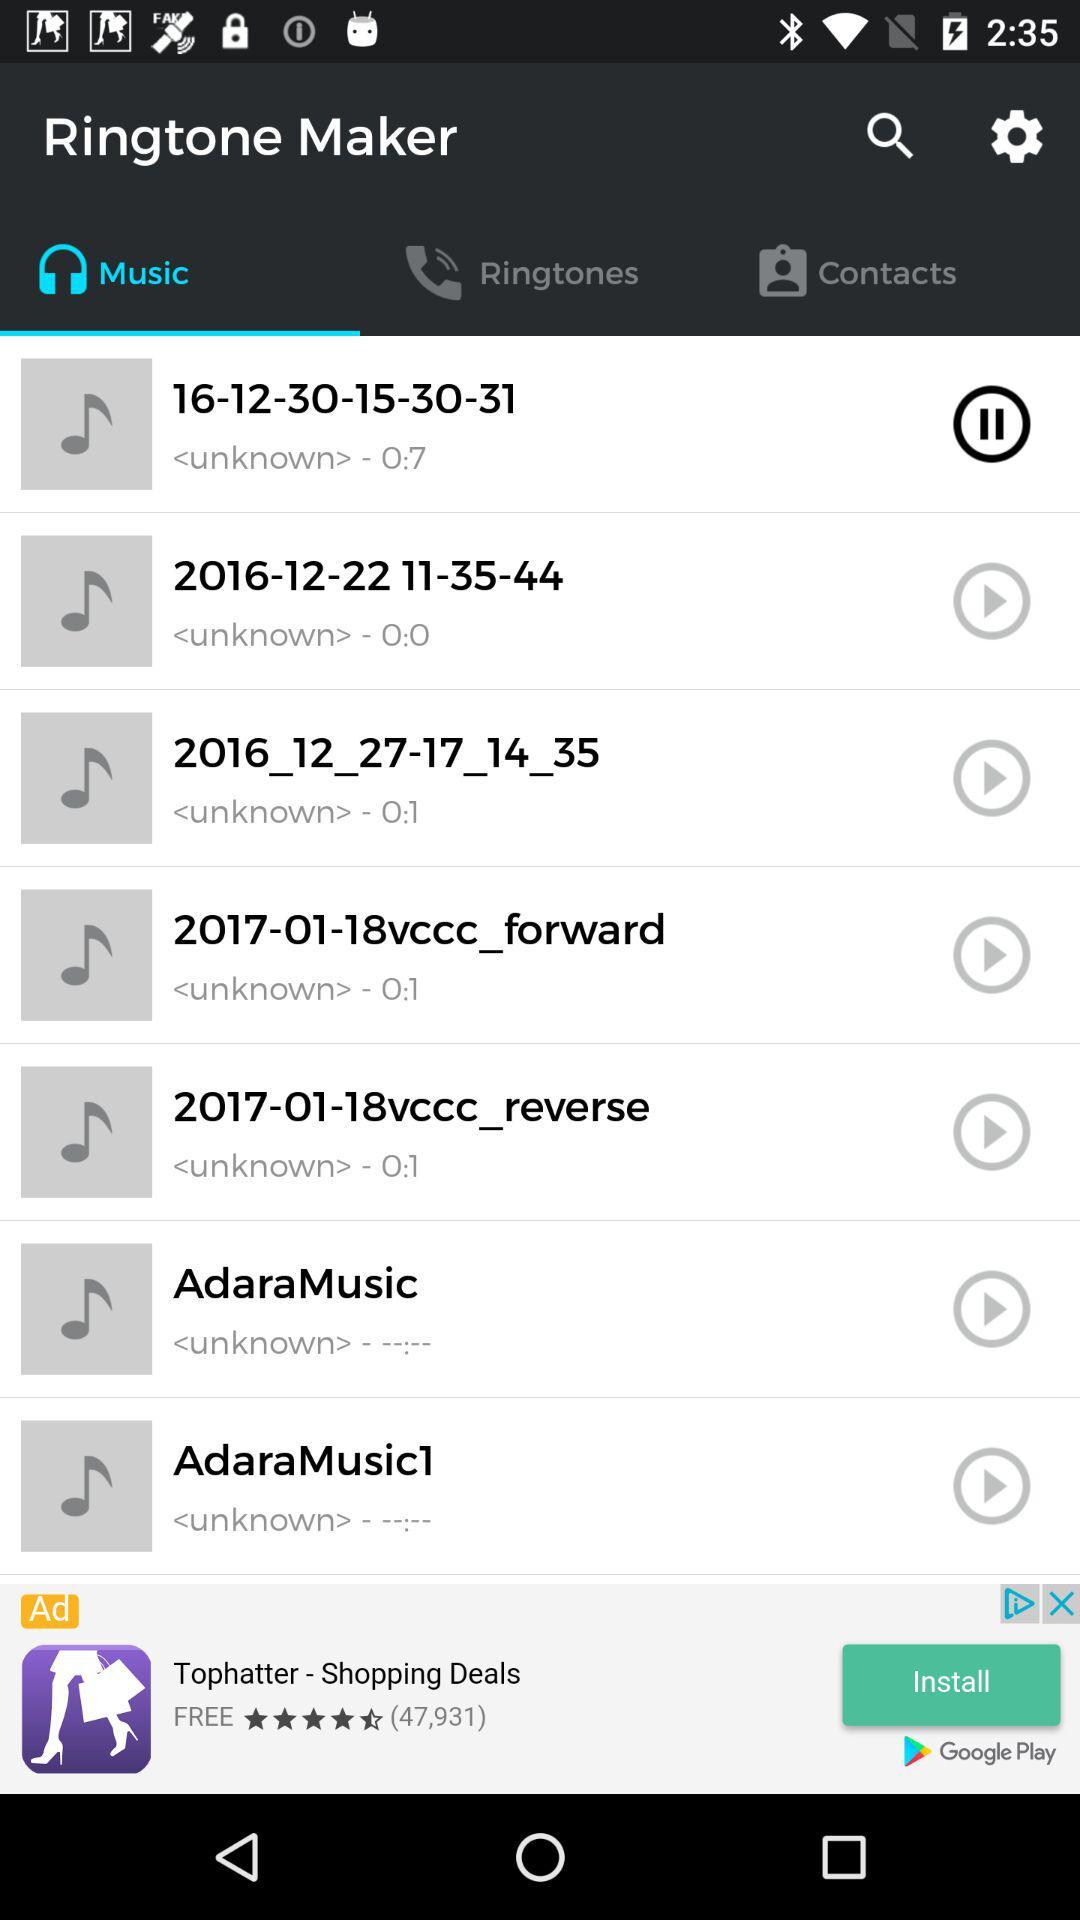  Describe the element at coordinates (991, 600) in the screenshot. I see `button for ringtone` at that location.